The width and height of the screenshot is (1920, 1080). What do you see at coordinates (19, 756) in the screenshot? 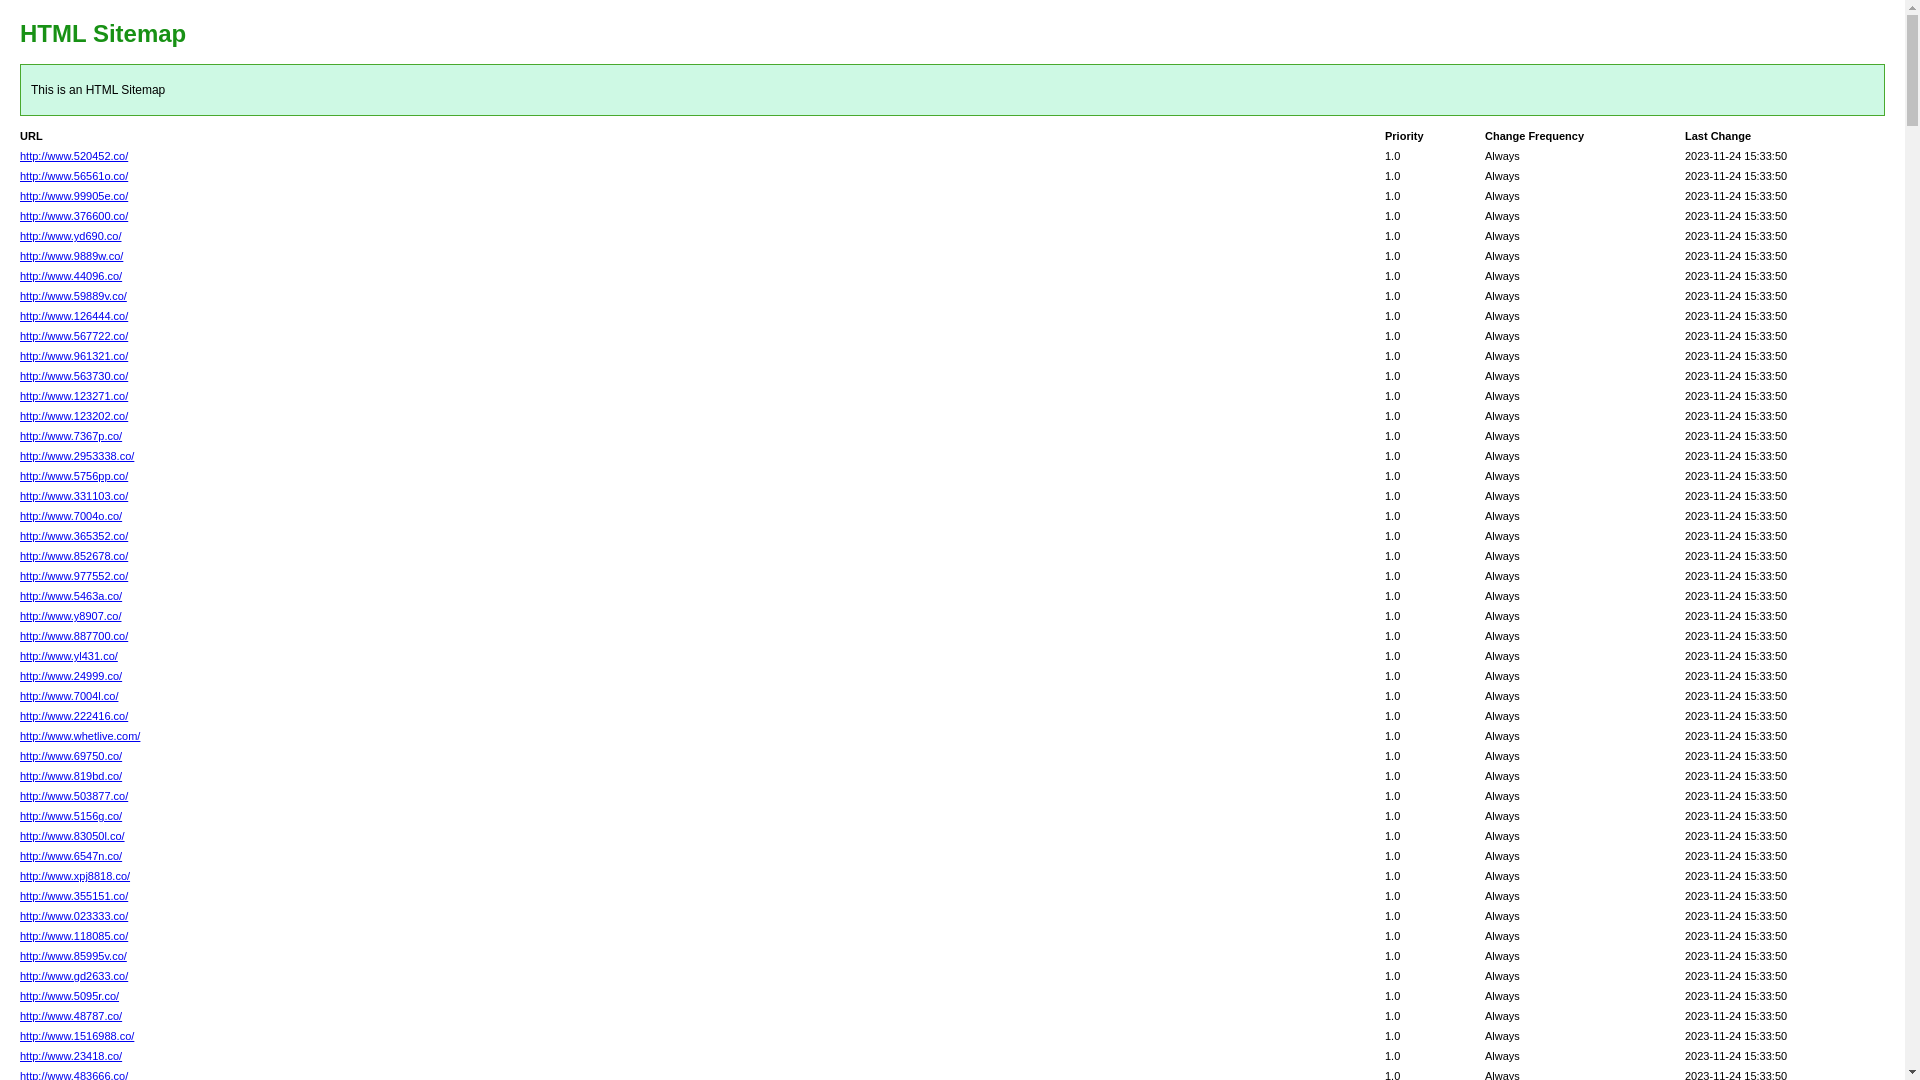
I see `'http://www.69750.co/'` at bounding box center [19, 756].